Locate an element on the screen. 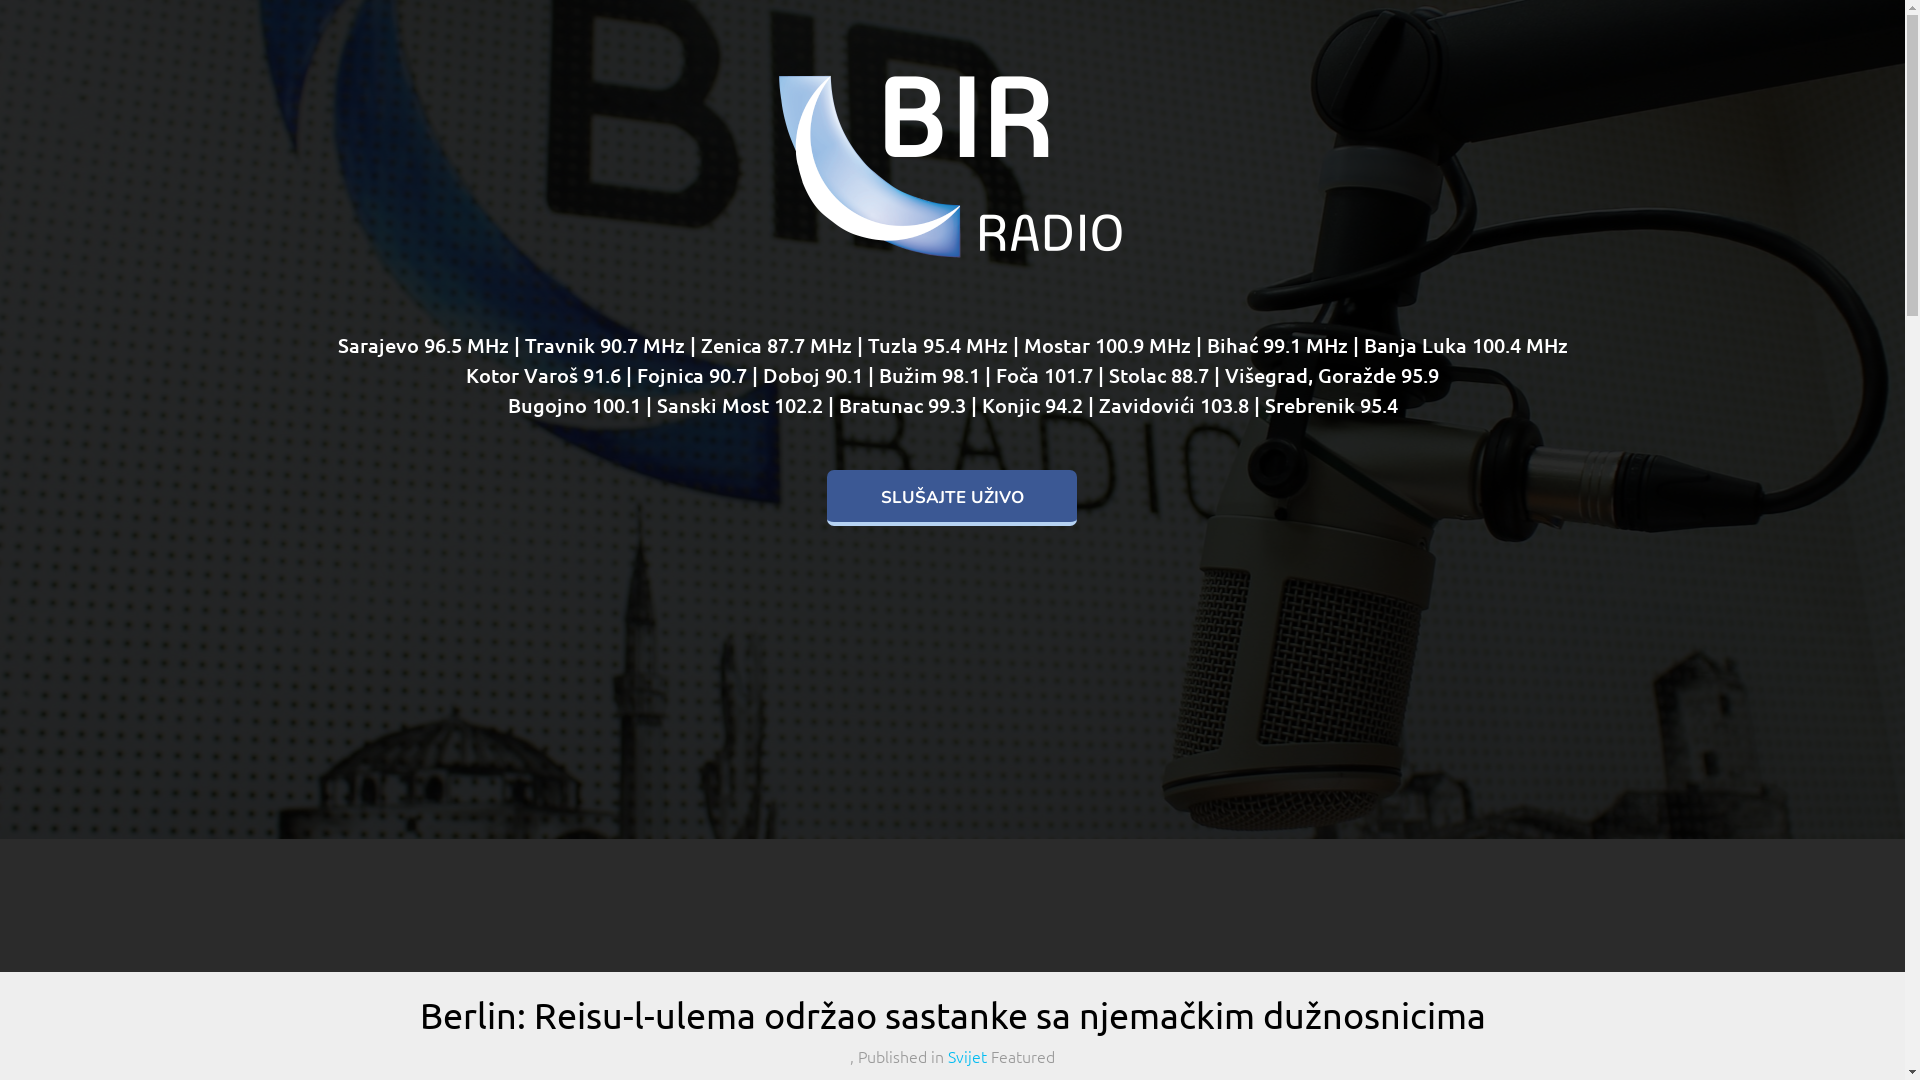 Image resolution: width=1920 pixels, height=1080 pixels. 'Svijet' is located at coordinates (967, 1055).